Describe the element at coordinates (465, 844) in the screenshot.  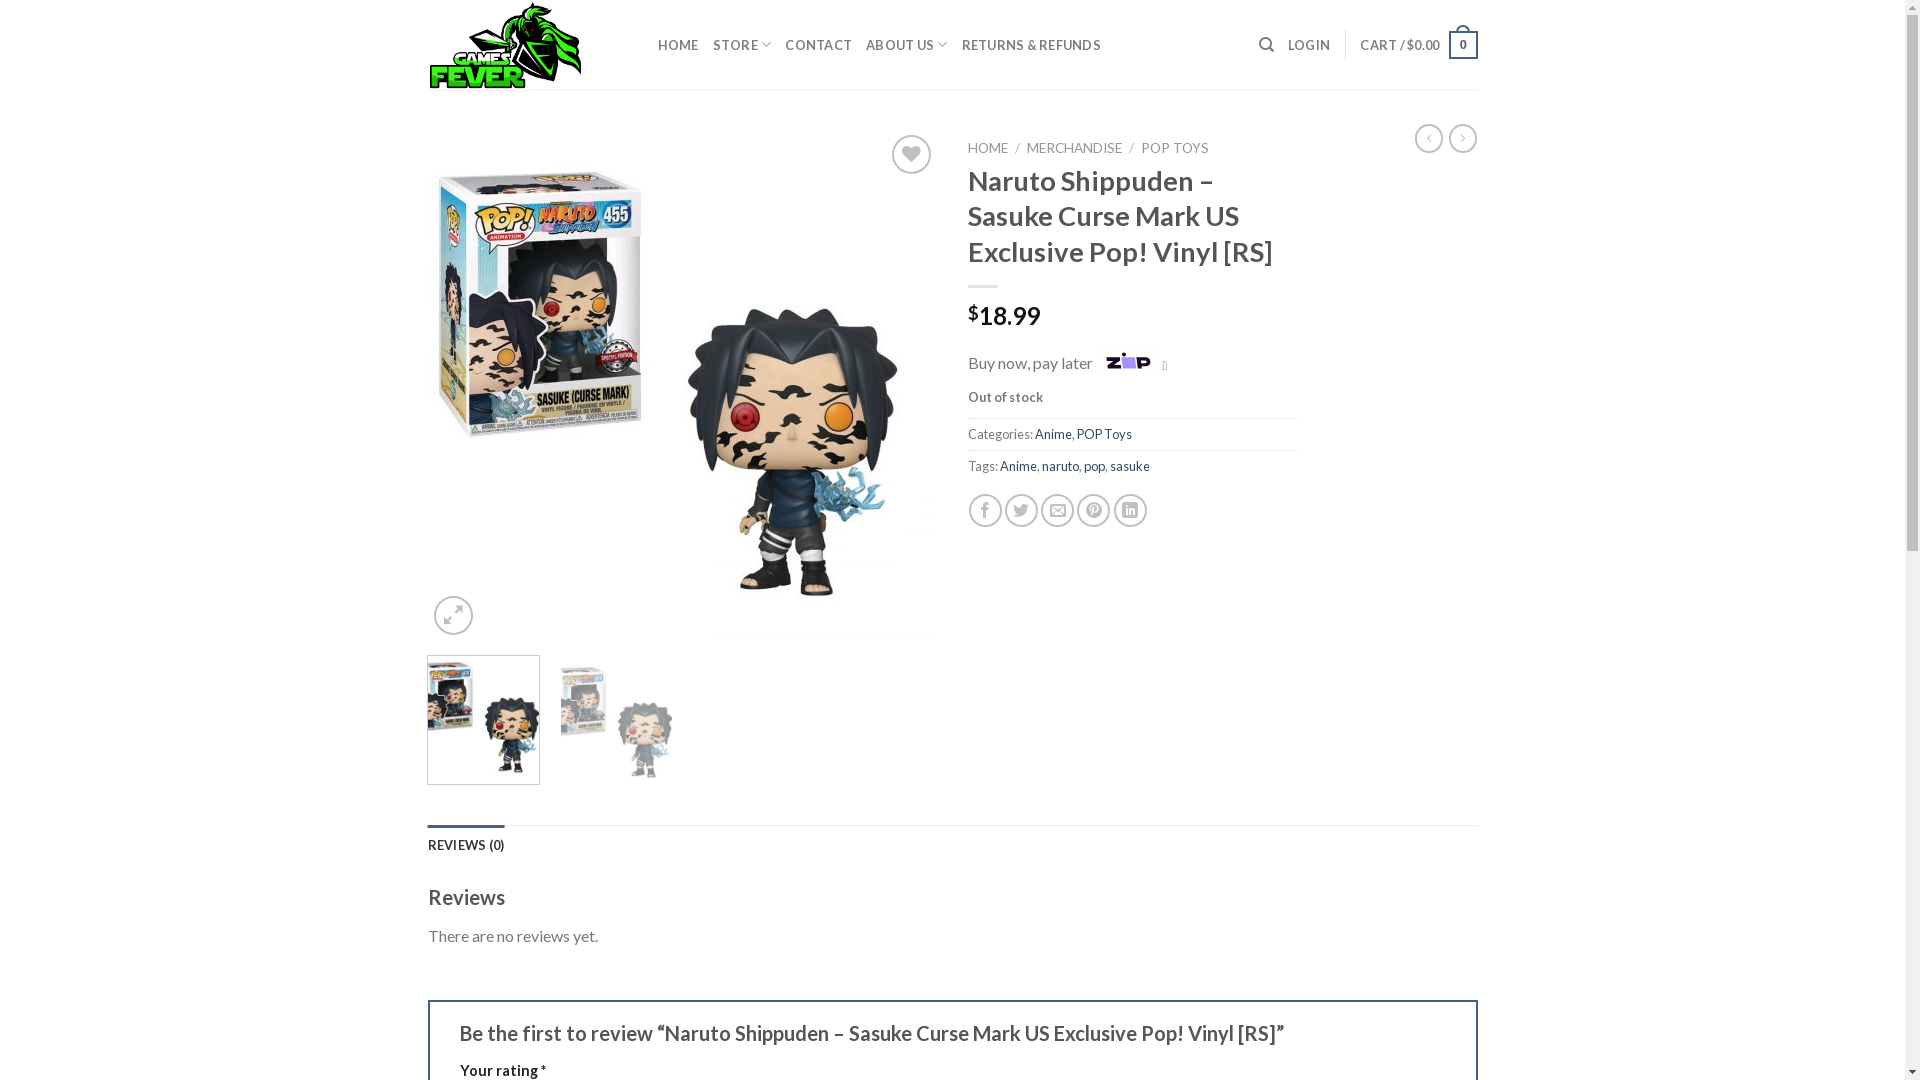
I see `'REVIEWS (0)'` at that location.